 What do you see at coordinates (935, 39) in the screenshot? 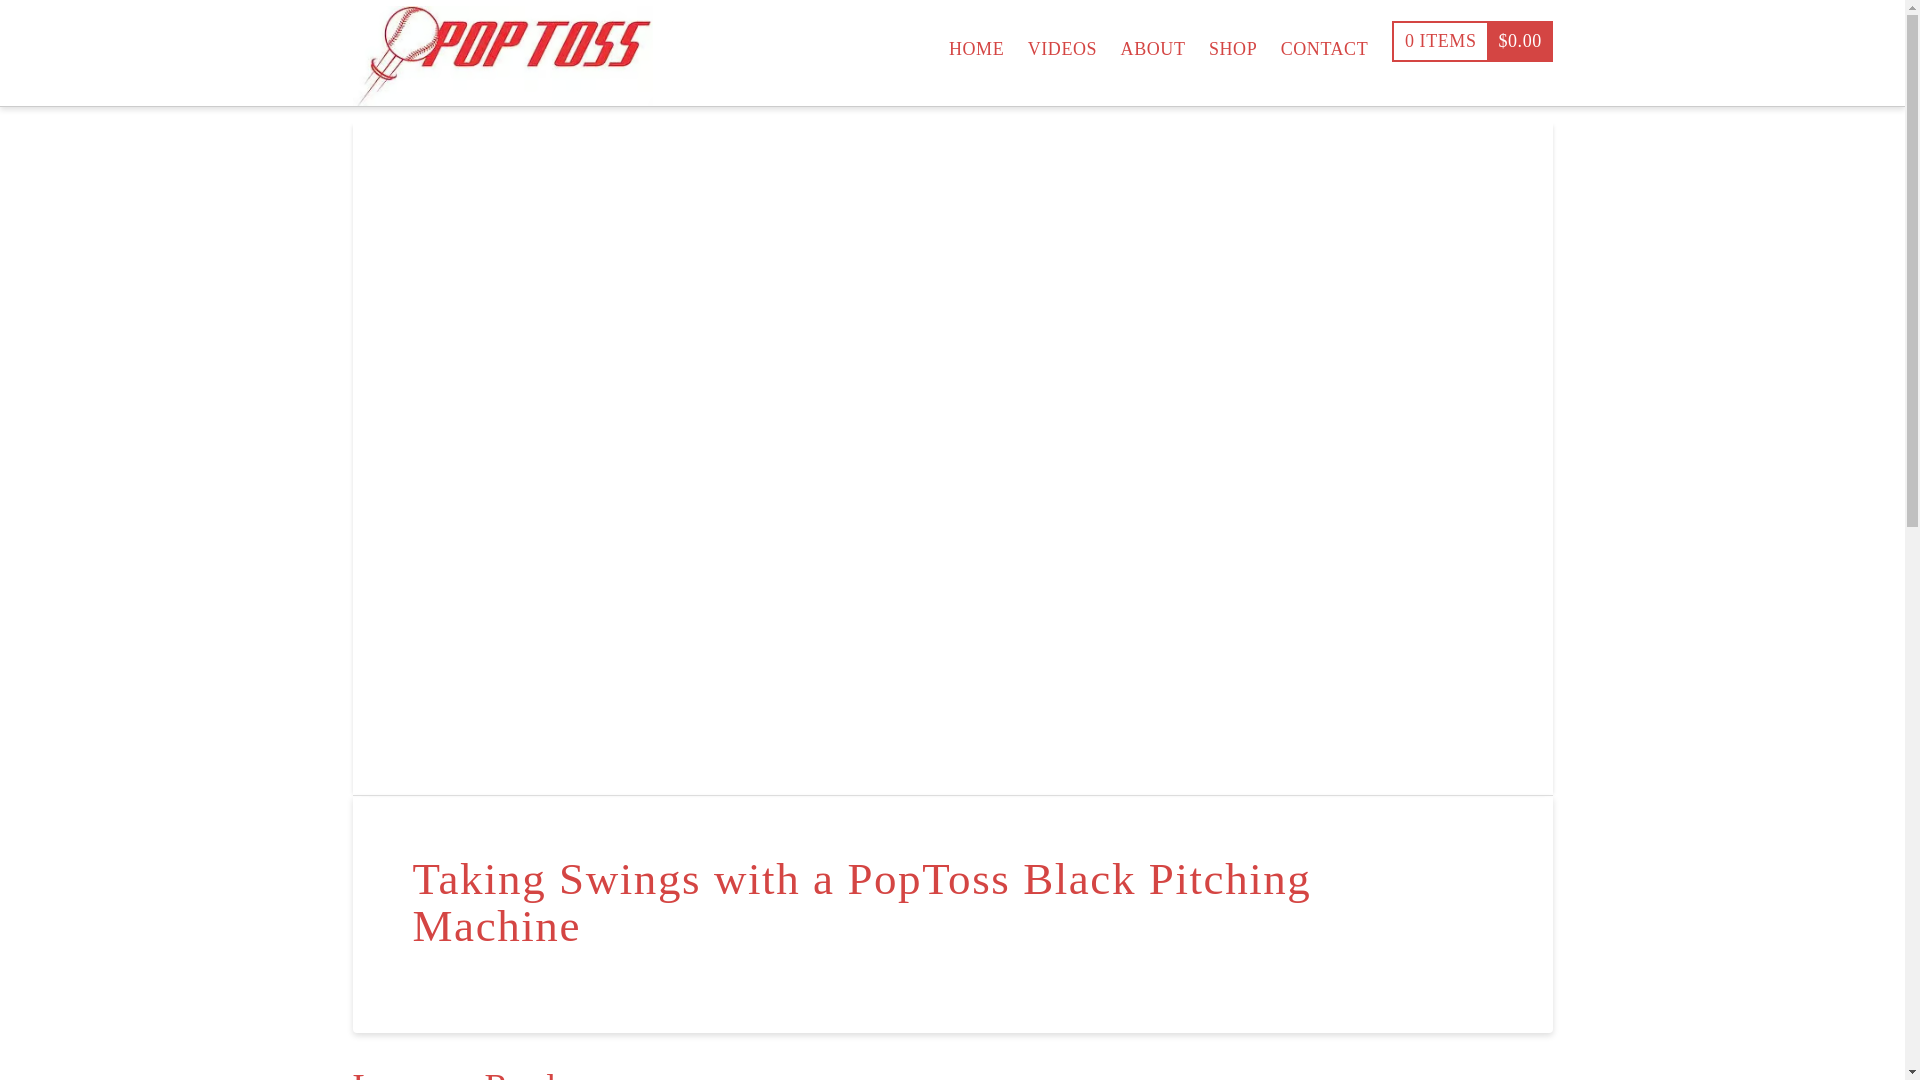
I see `'HOME'` at bounding box center [935, 39].